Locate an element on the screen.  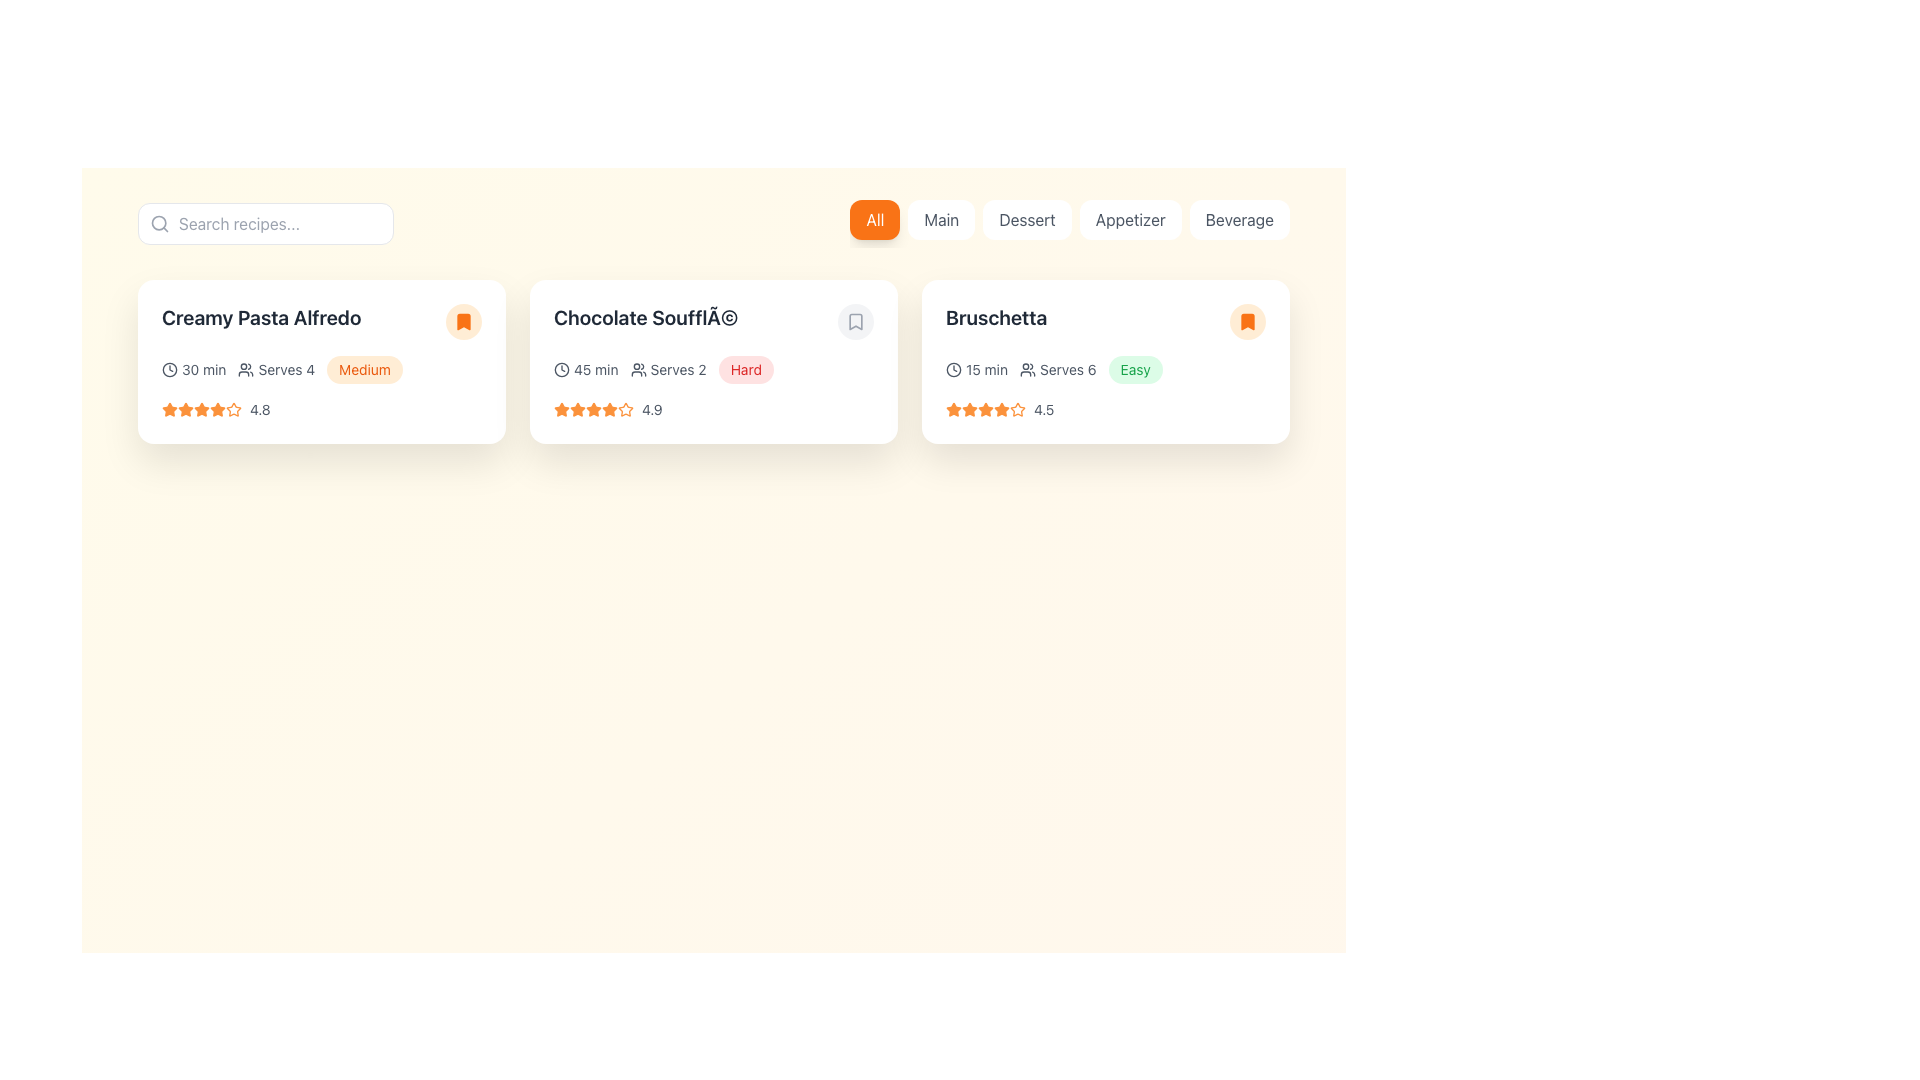
the preparation time icon-text pair in the recipe details card for 'Bruschetta', which is the first element in a horizontal flexbox layout is located at coordinates (977, 370).